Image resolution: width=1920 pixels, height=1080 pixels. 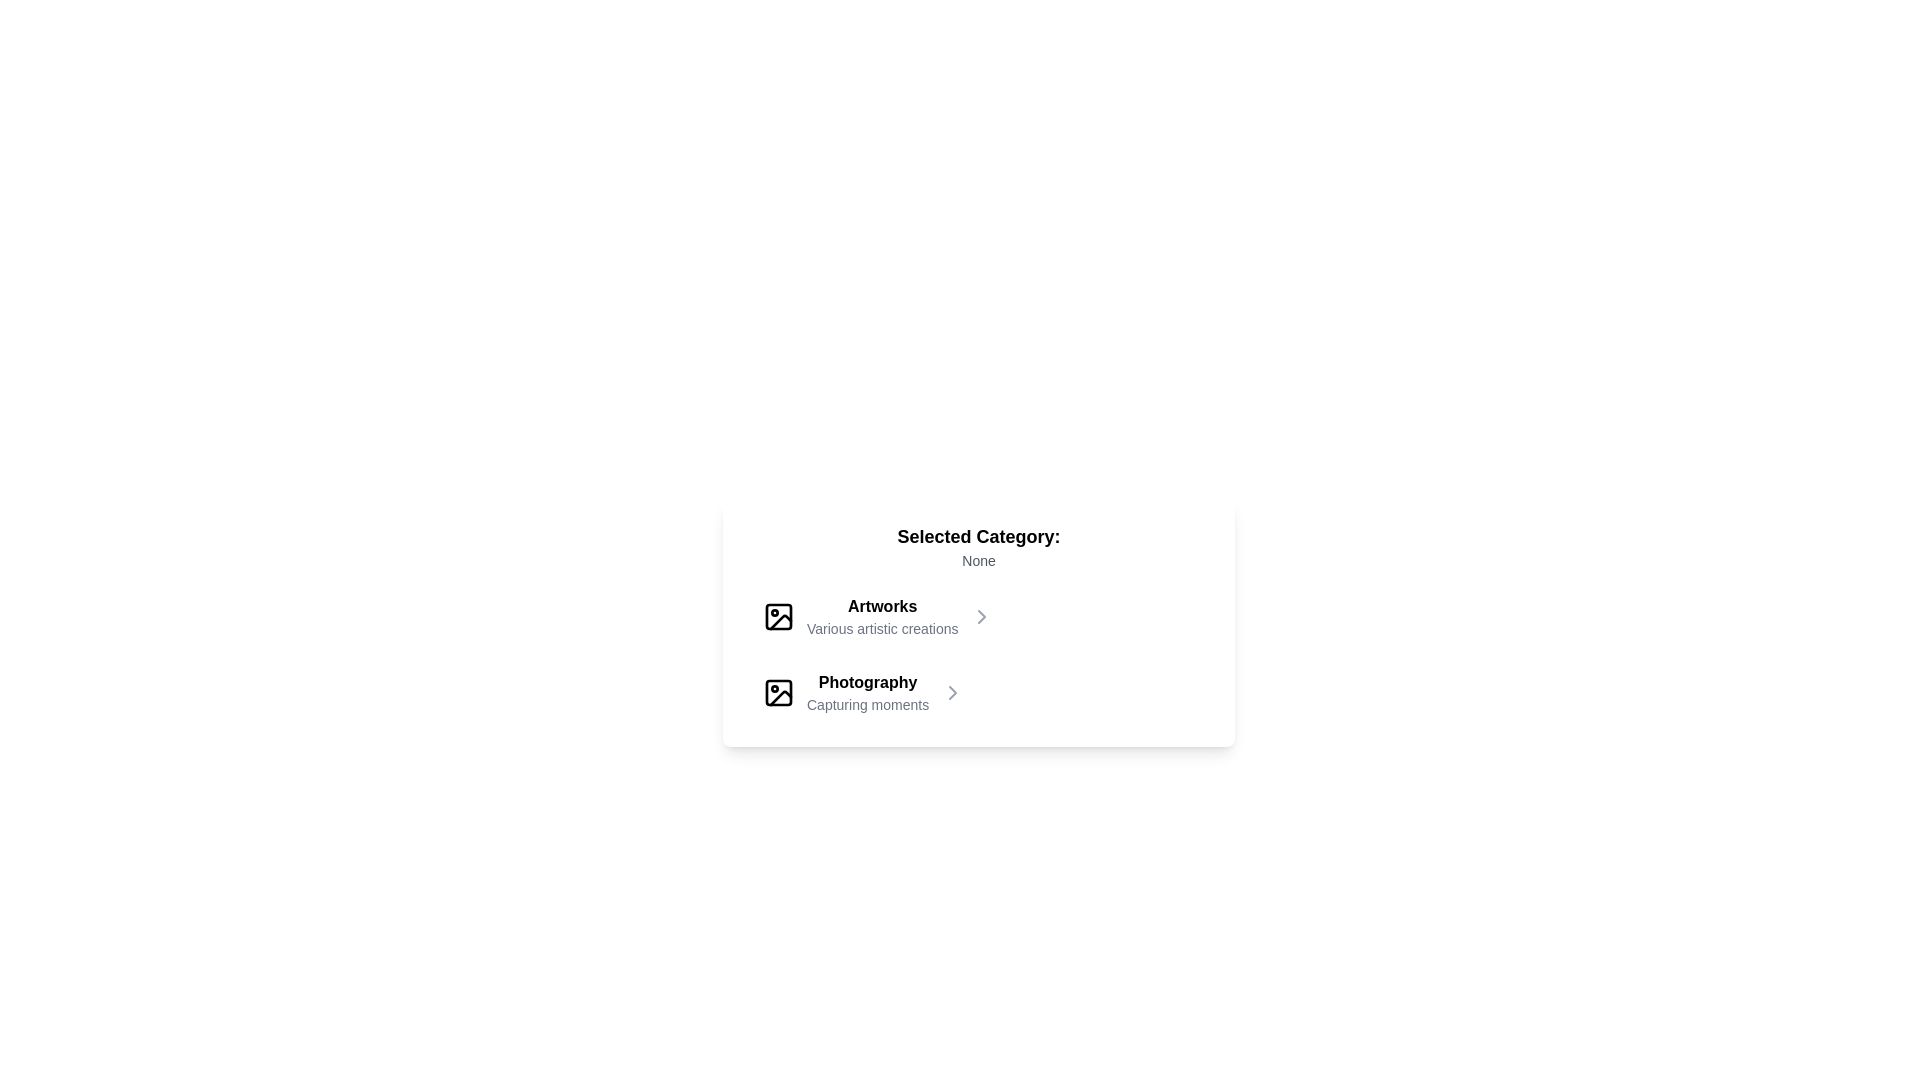 What do you see at coordinates (982, 616) in the screenshot?
I see `the arrow-shaped icon button, which is gray and positioned to the right of the 'Artworks' text` at bounding box center [982, 616].